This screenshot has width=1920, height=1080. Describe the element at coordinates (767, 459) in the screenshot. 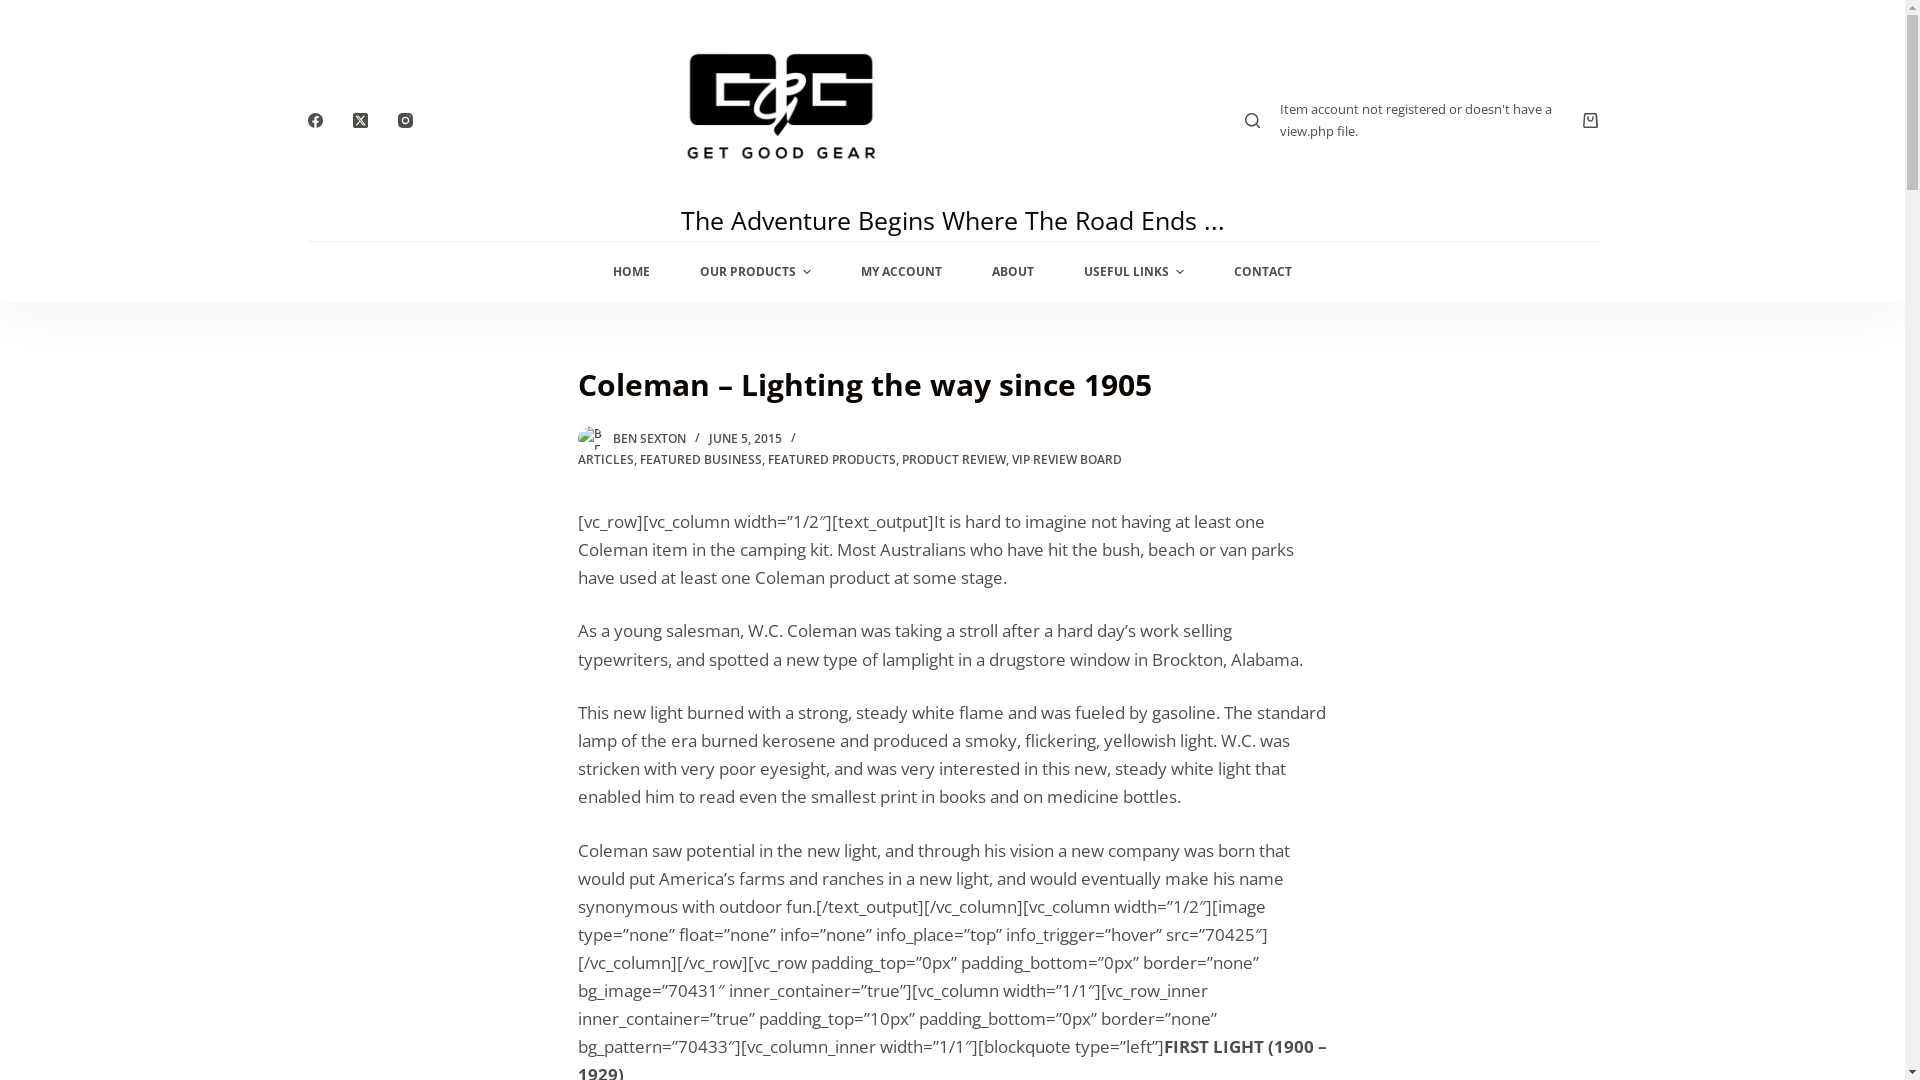

I see `'FEATURED PRODUCTS'` at that location.